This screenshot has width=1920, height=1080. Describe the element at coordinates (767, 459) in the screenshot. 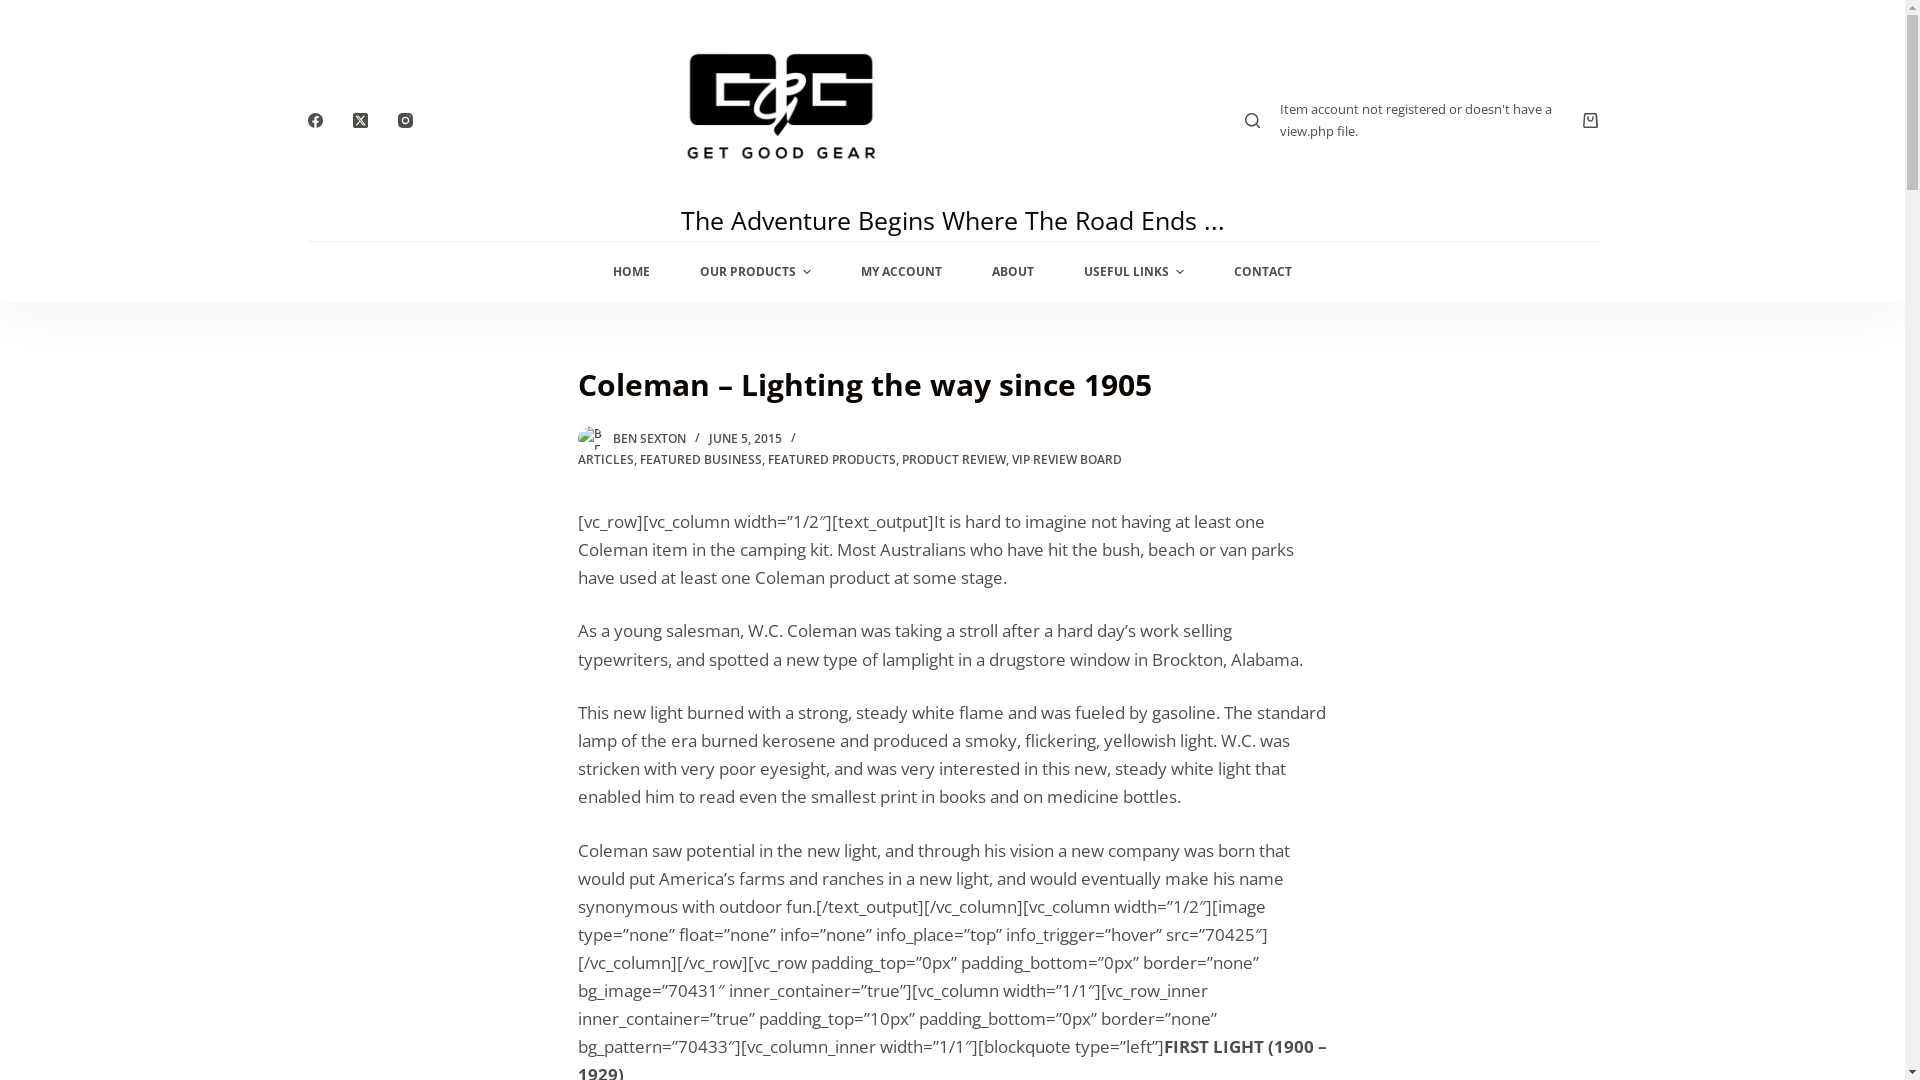

I see `'FEATURED PRODUCTS'` at that location.